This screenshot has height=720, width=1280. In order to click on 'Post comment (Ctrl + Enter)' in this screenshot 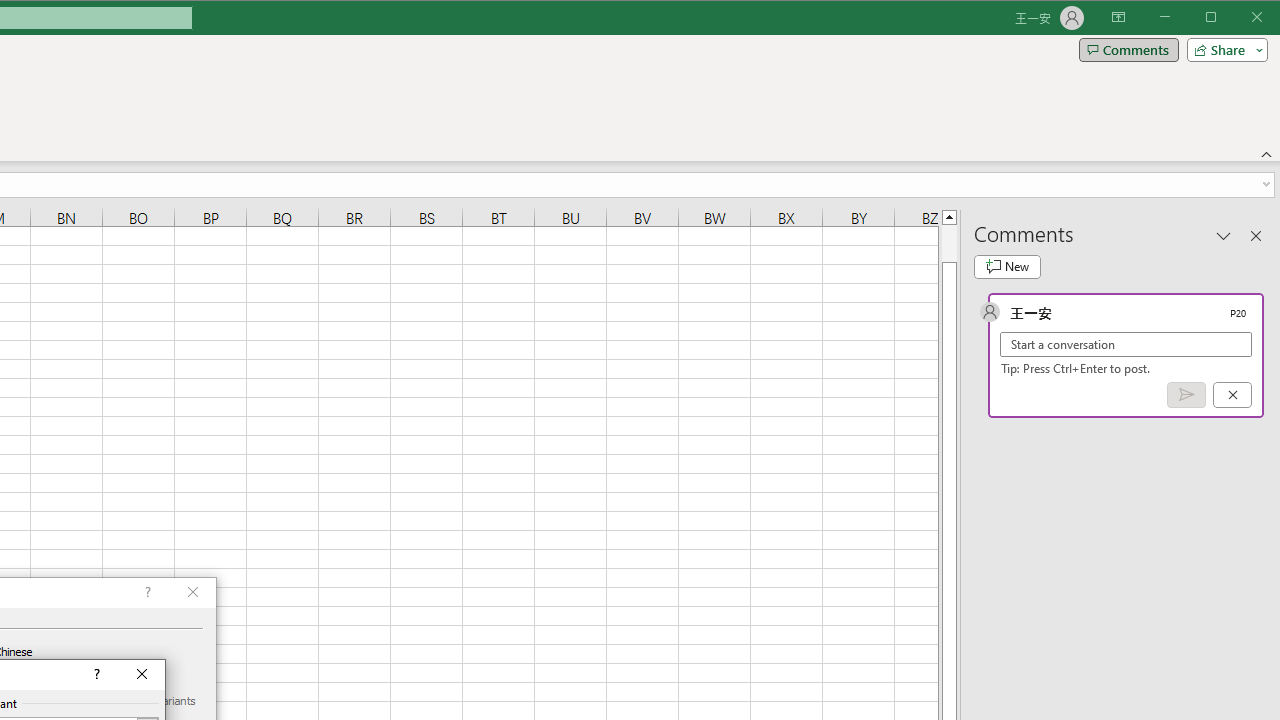, I will do `click(1186, 395)`.